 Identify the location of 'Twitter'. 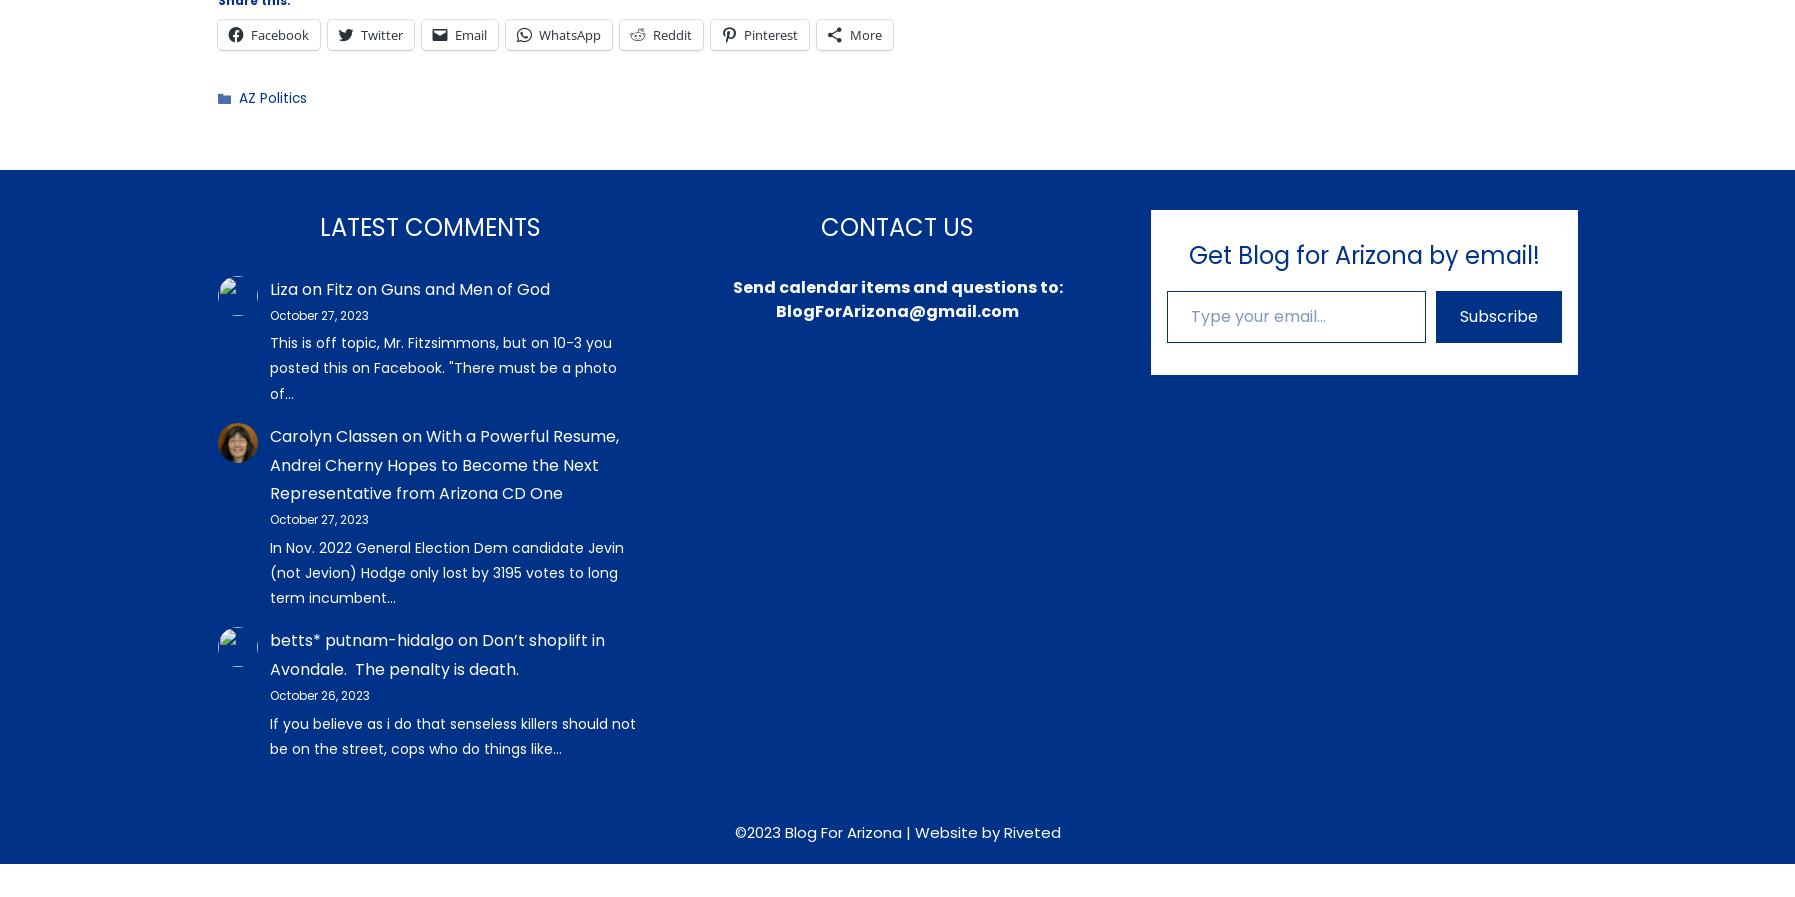
(360, 33).